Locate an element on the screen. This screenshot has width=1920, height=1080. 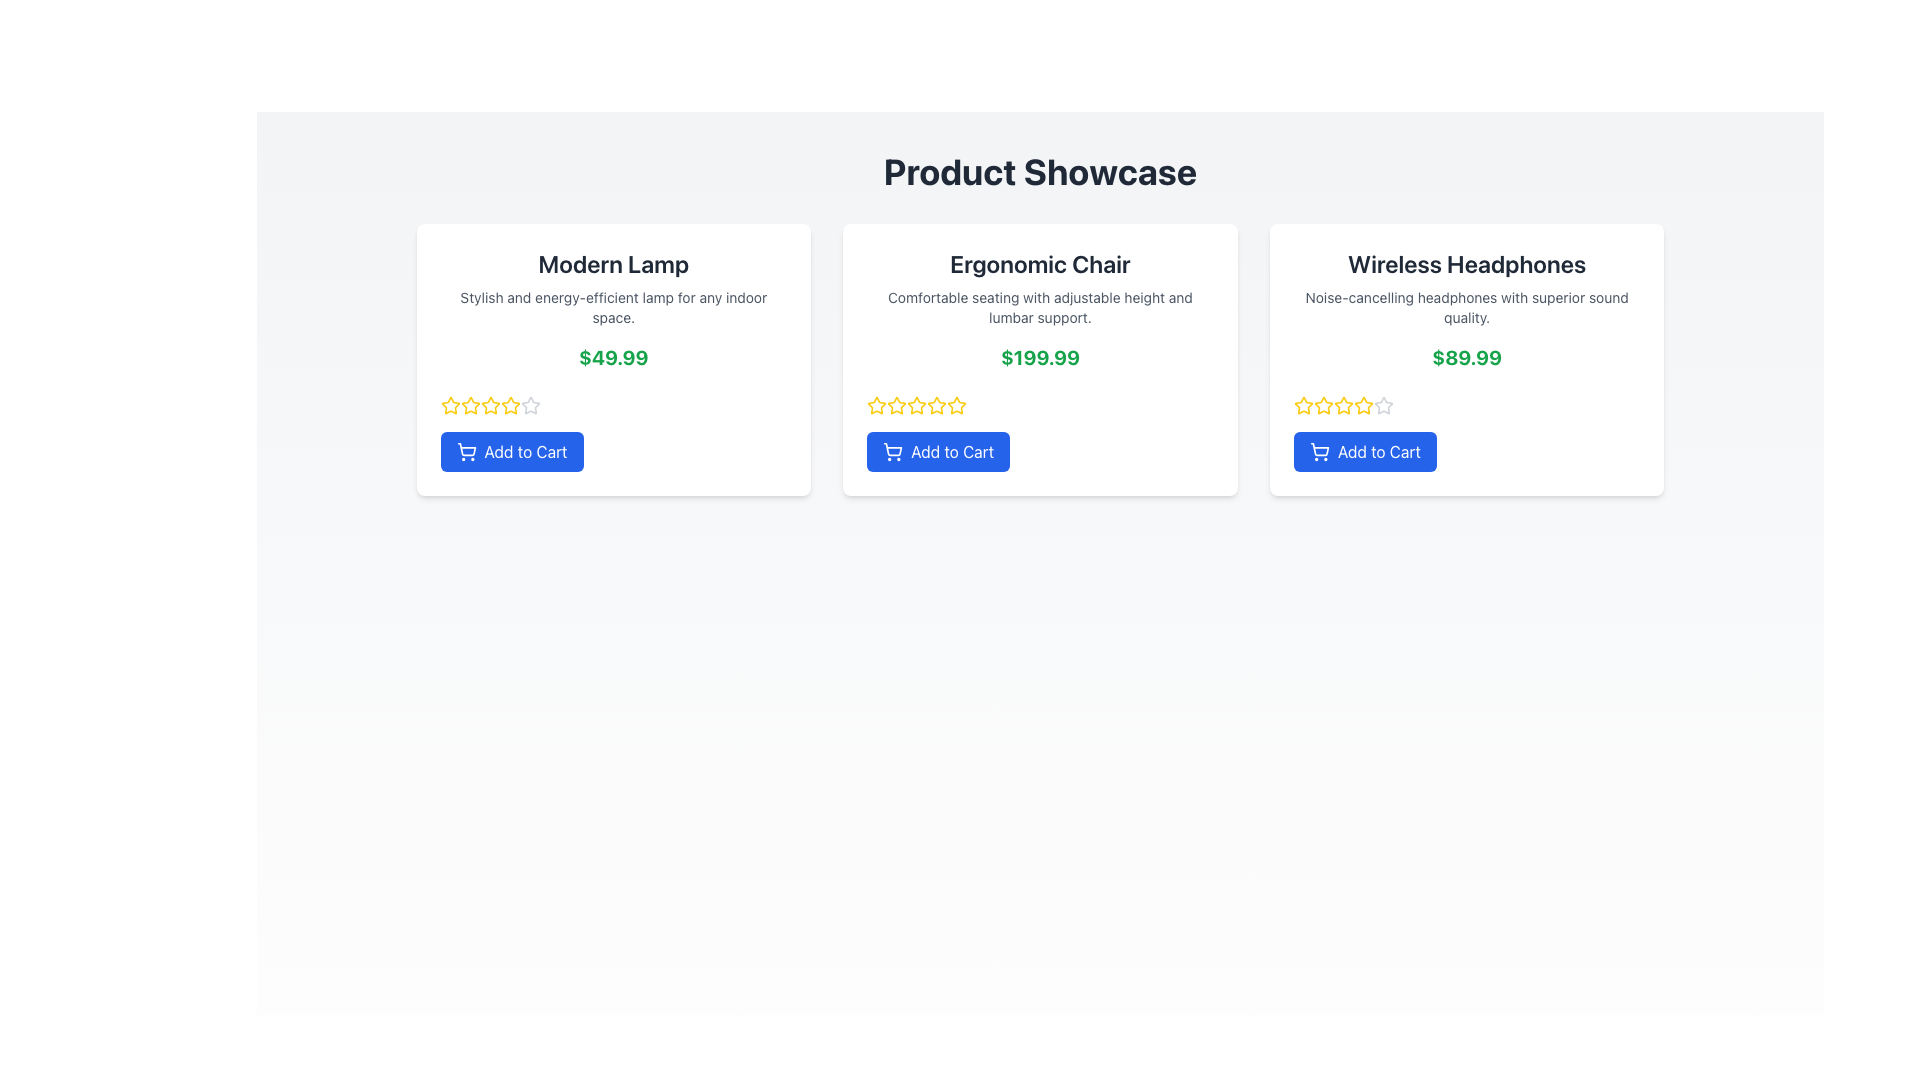
the third star icon, which is a yellow filled star with rounded edges, located in the rating section beneath the 'Ergonomic Chair' product card is located at coordinates (896, 405).